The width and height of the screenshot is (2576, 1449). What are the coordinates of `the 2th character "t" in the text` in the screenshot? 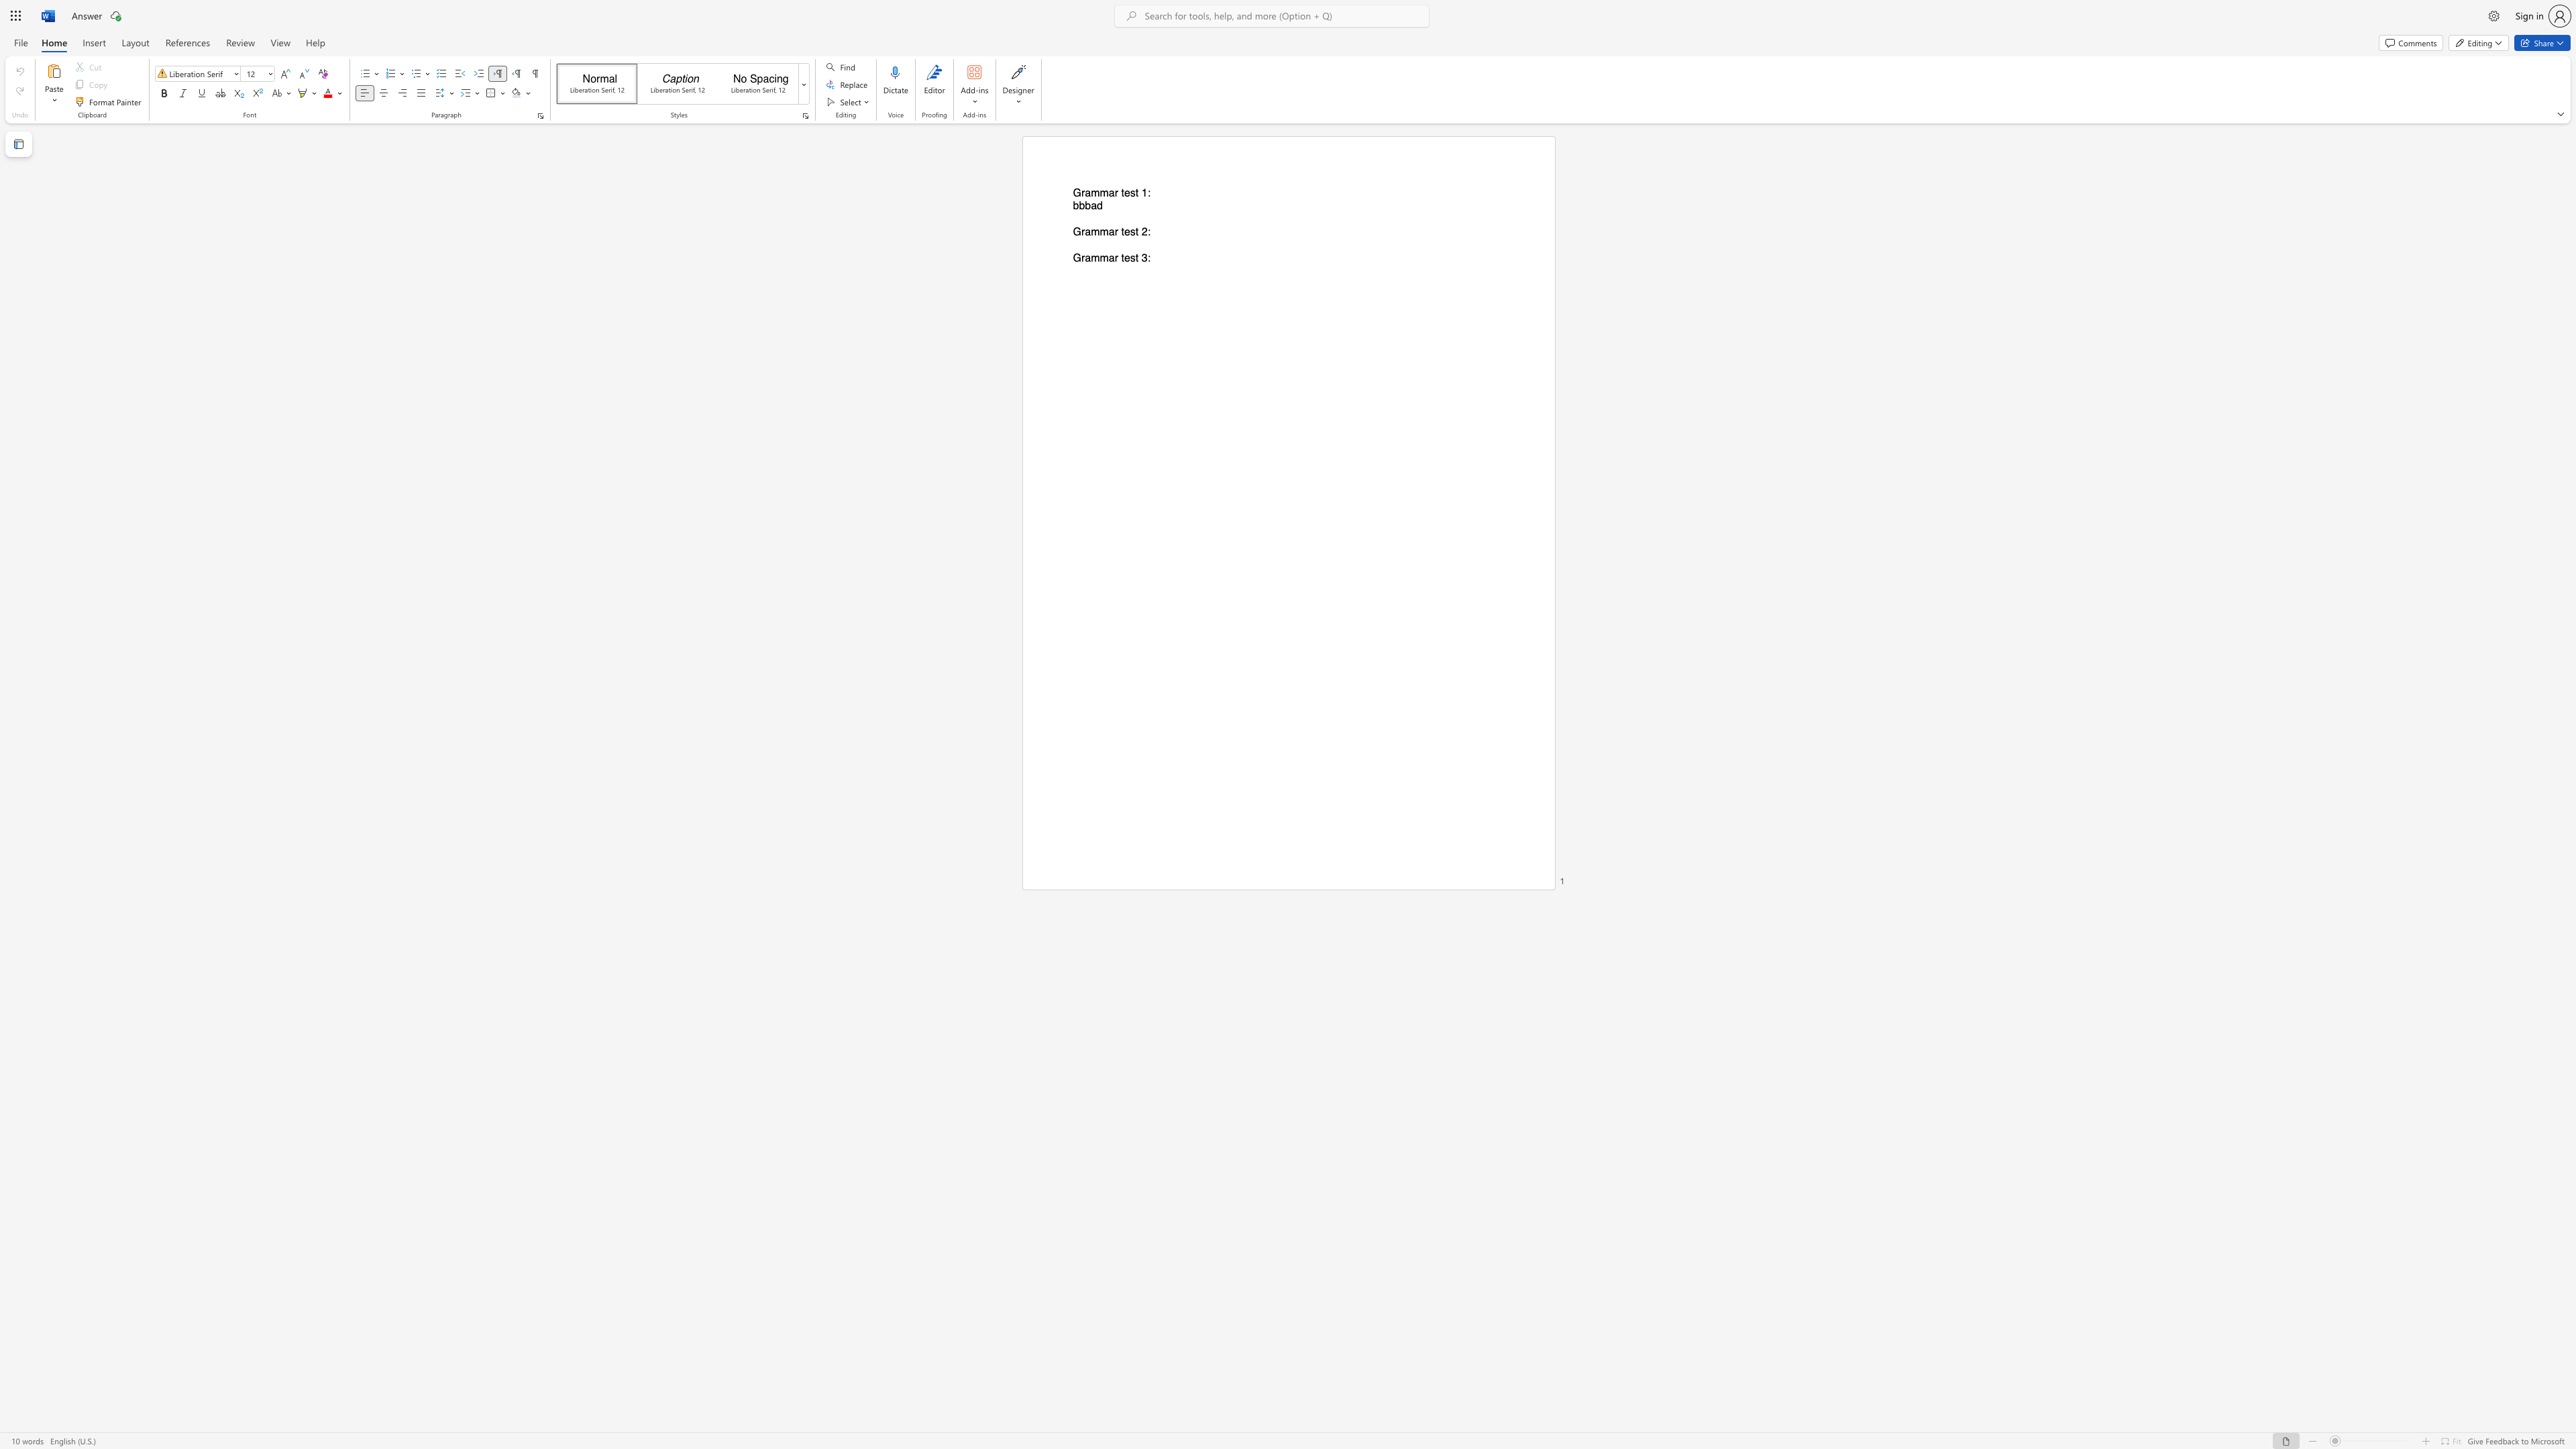 It's located at (1136, 258).